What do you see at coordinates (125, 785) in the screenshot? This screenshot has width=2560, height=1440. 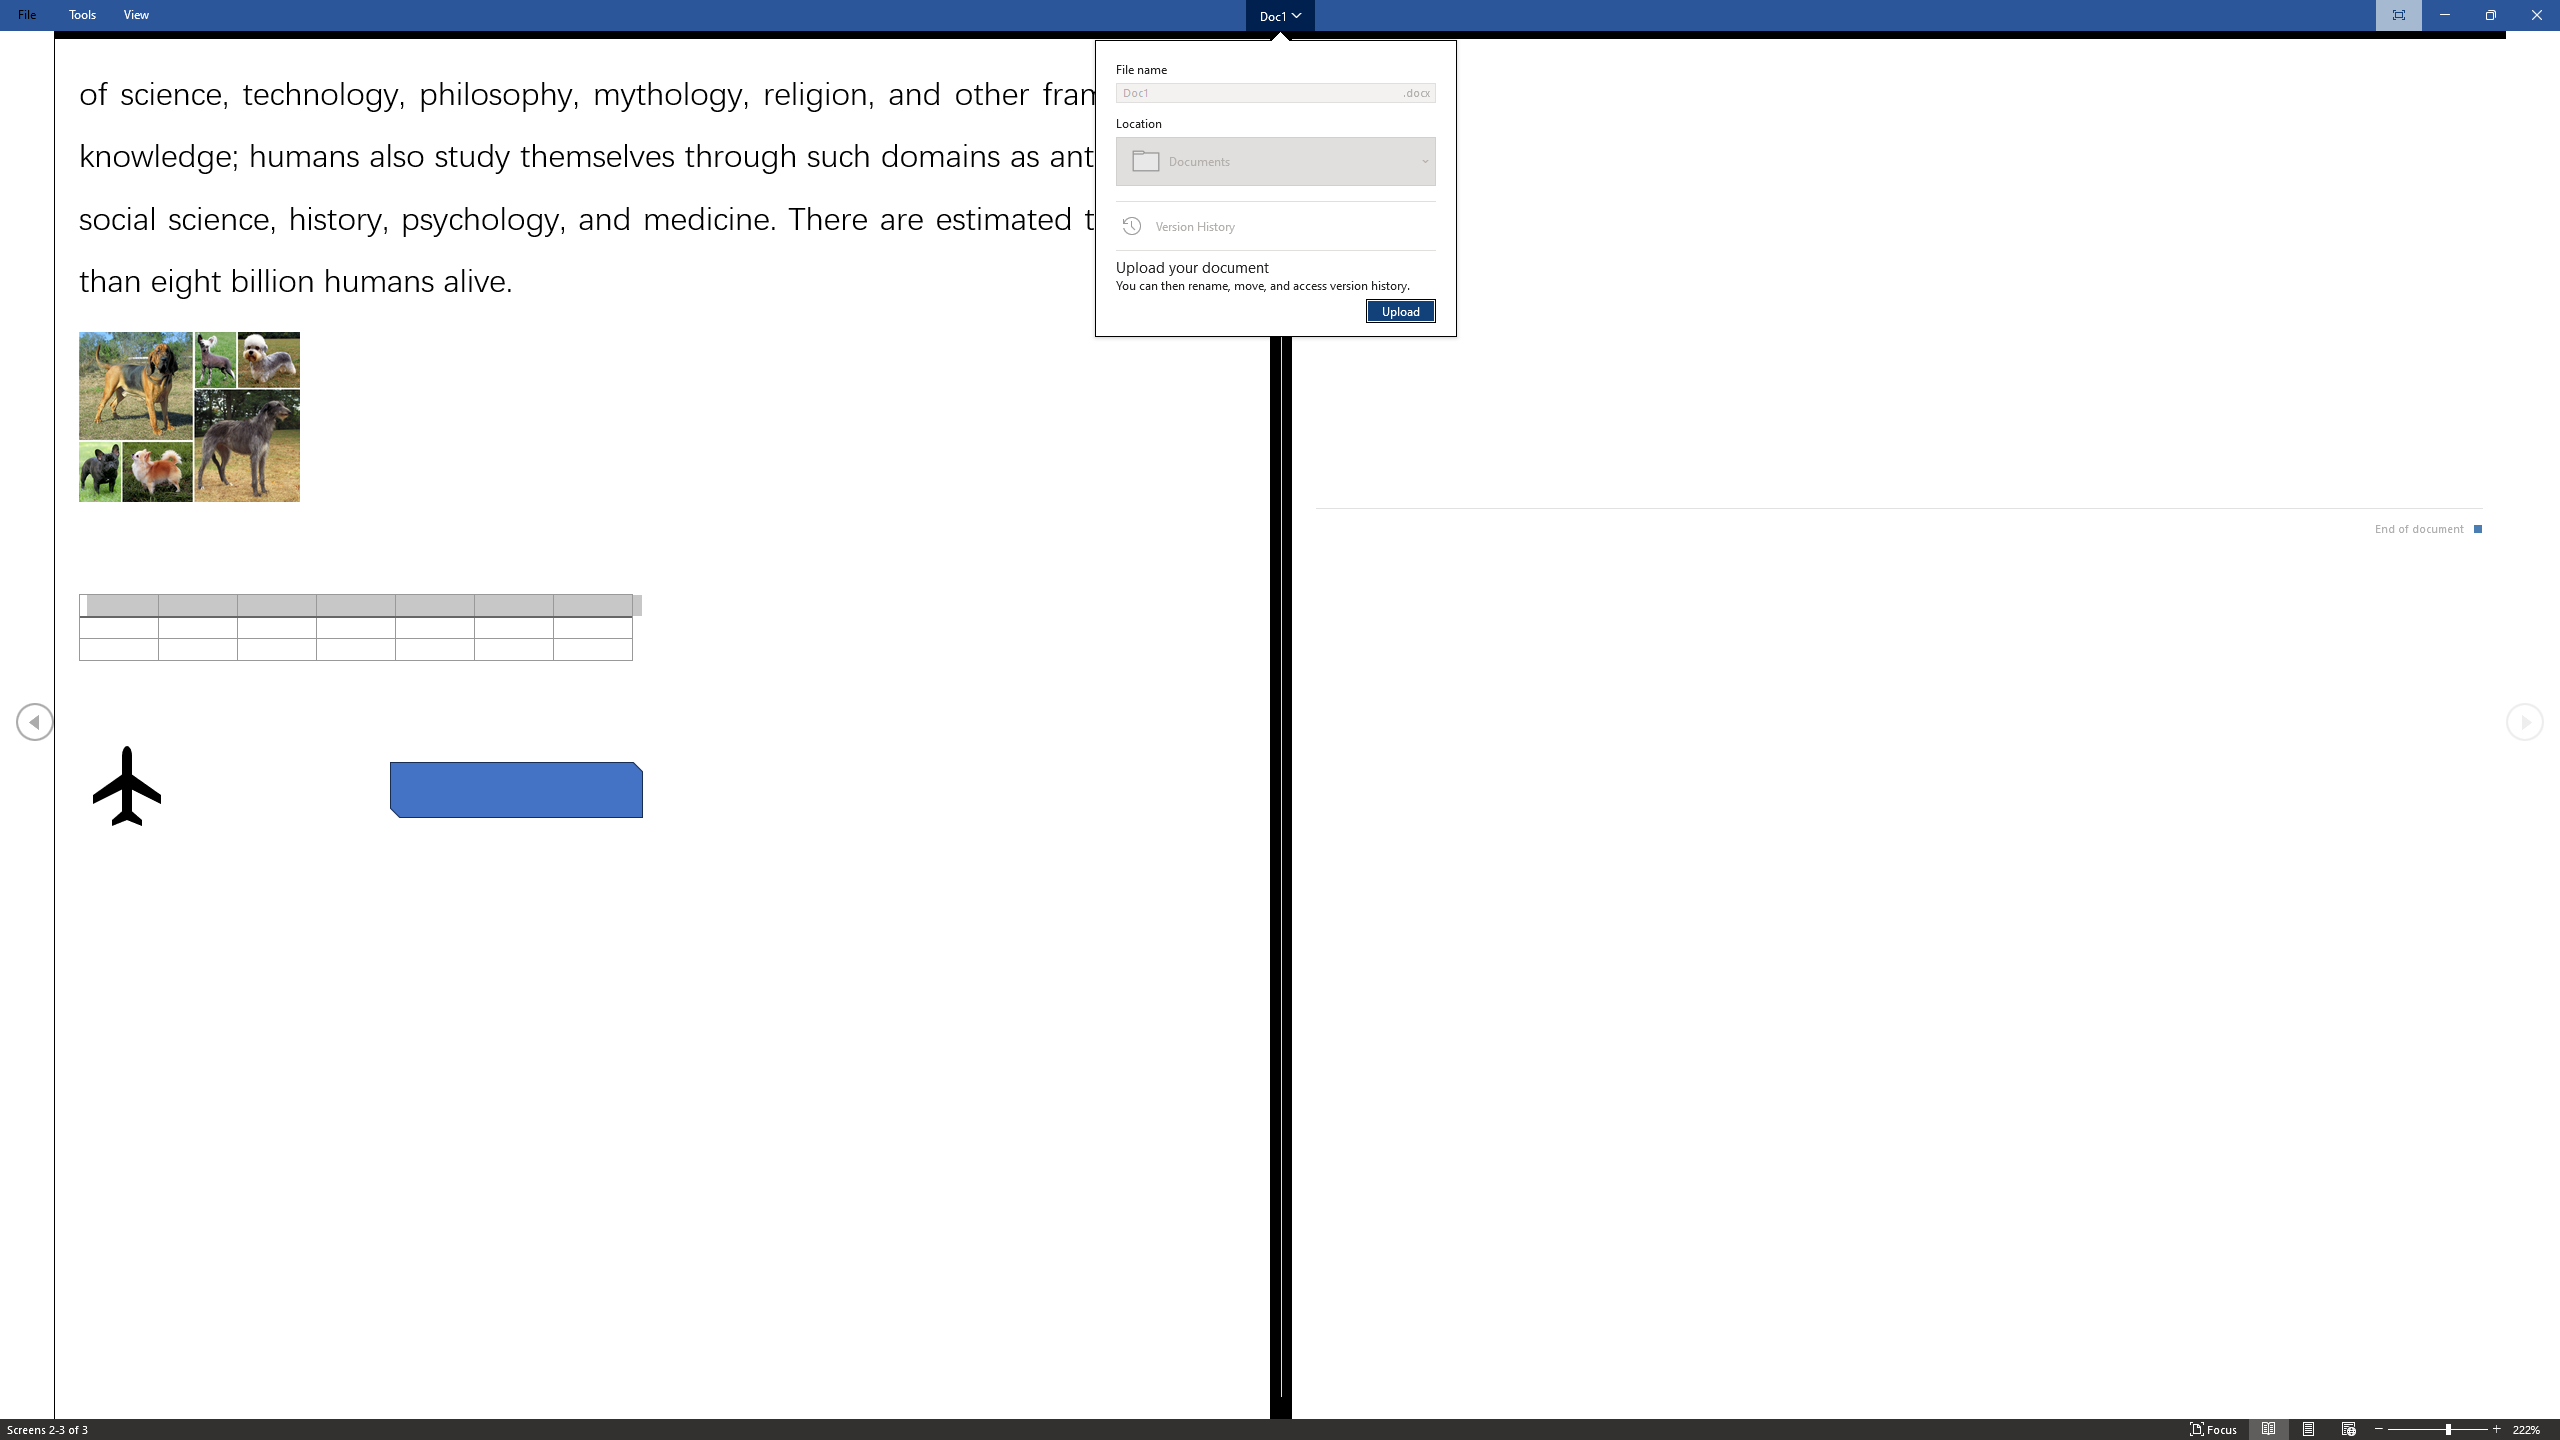 I see `'Airplane with solid fill'` at bounding box center [125, 785].